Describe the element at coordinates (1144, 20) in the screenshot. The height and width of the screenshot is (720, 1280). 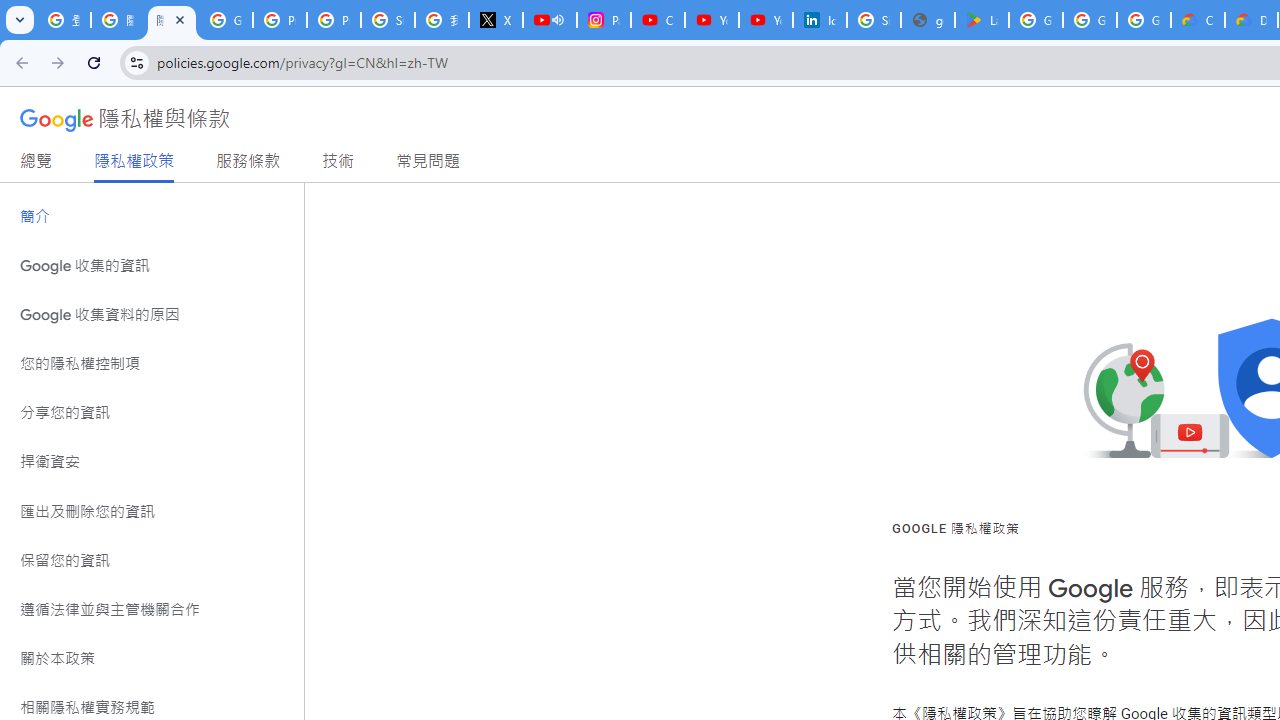
I see `'Google Workspace - Specific Terms'` at that location.